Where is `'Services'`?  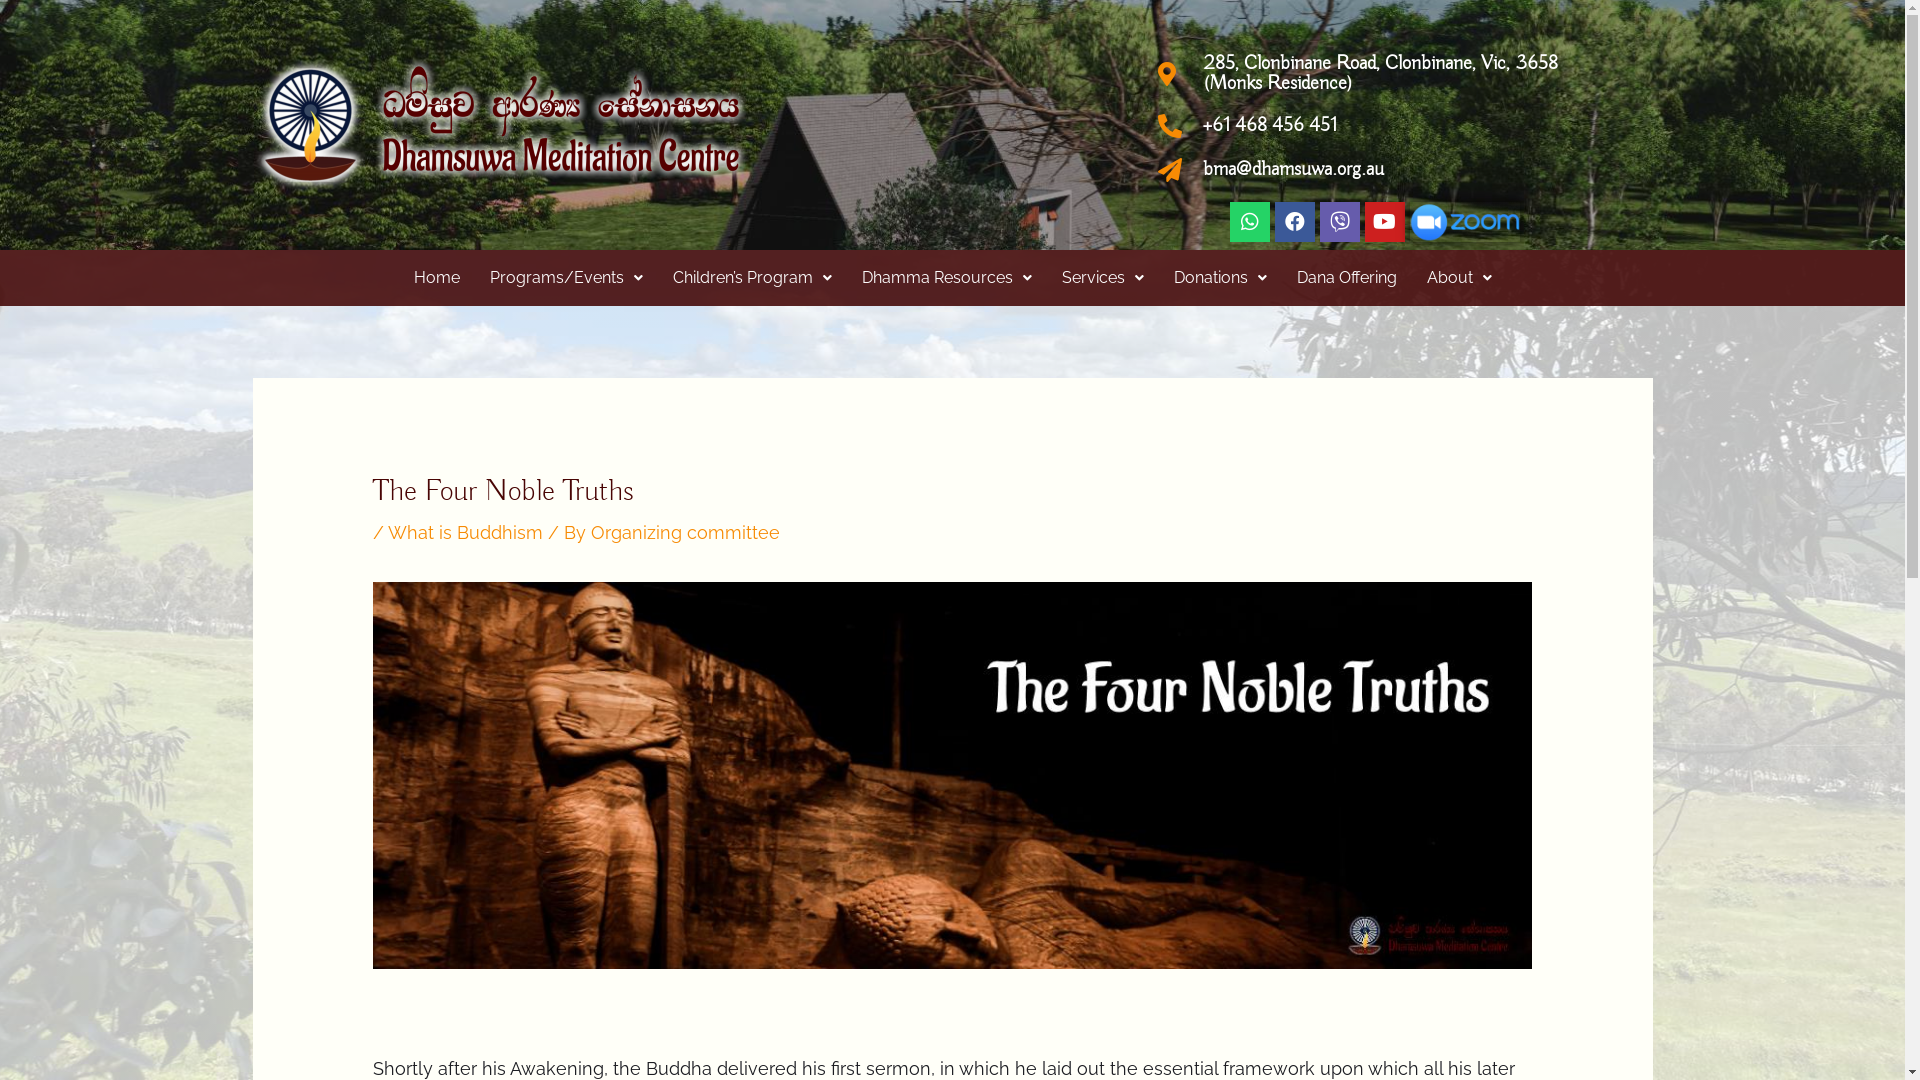
'Services' is located at coordinates (1101, 277).